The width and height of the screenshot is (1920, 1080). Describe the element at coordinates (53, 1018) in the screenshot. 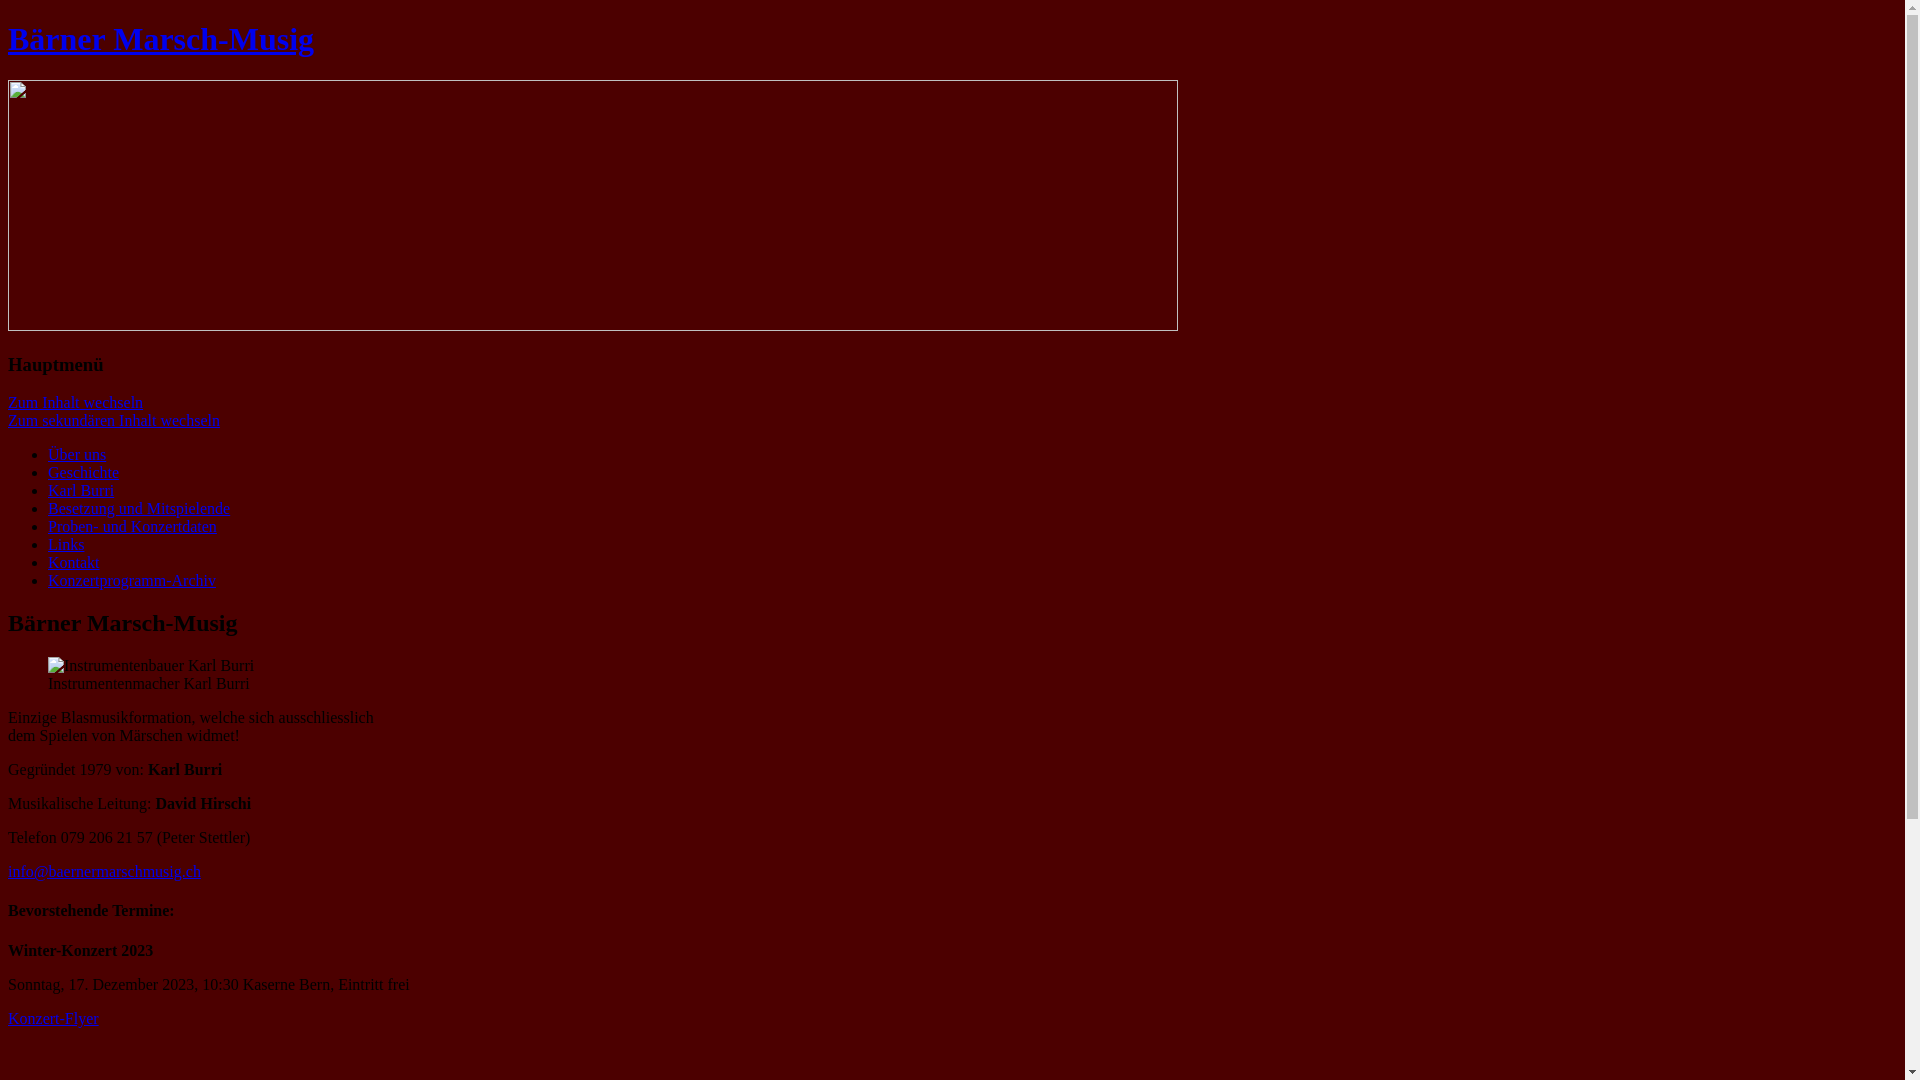

I see `'Konzert-Flyer'` at that location.